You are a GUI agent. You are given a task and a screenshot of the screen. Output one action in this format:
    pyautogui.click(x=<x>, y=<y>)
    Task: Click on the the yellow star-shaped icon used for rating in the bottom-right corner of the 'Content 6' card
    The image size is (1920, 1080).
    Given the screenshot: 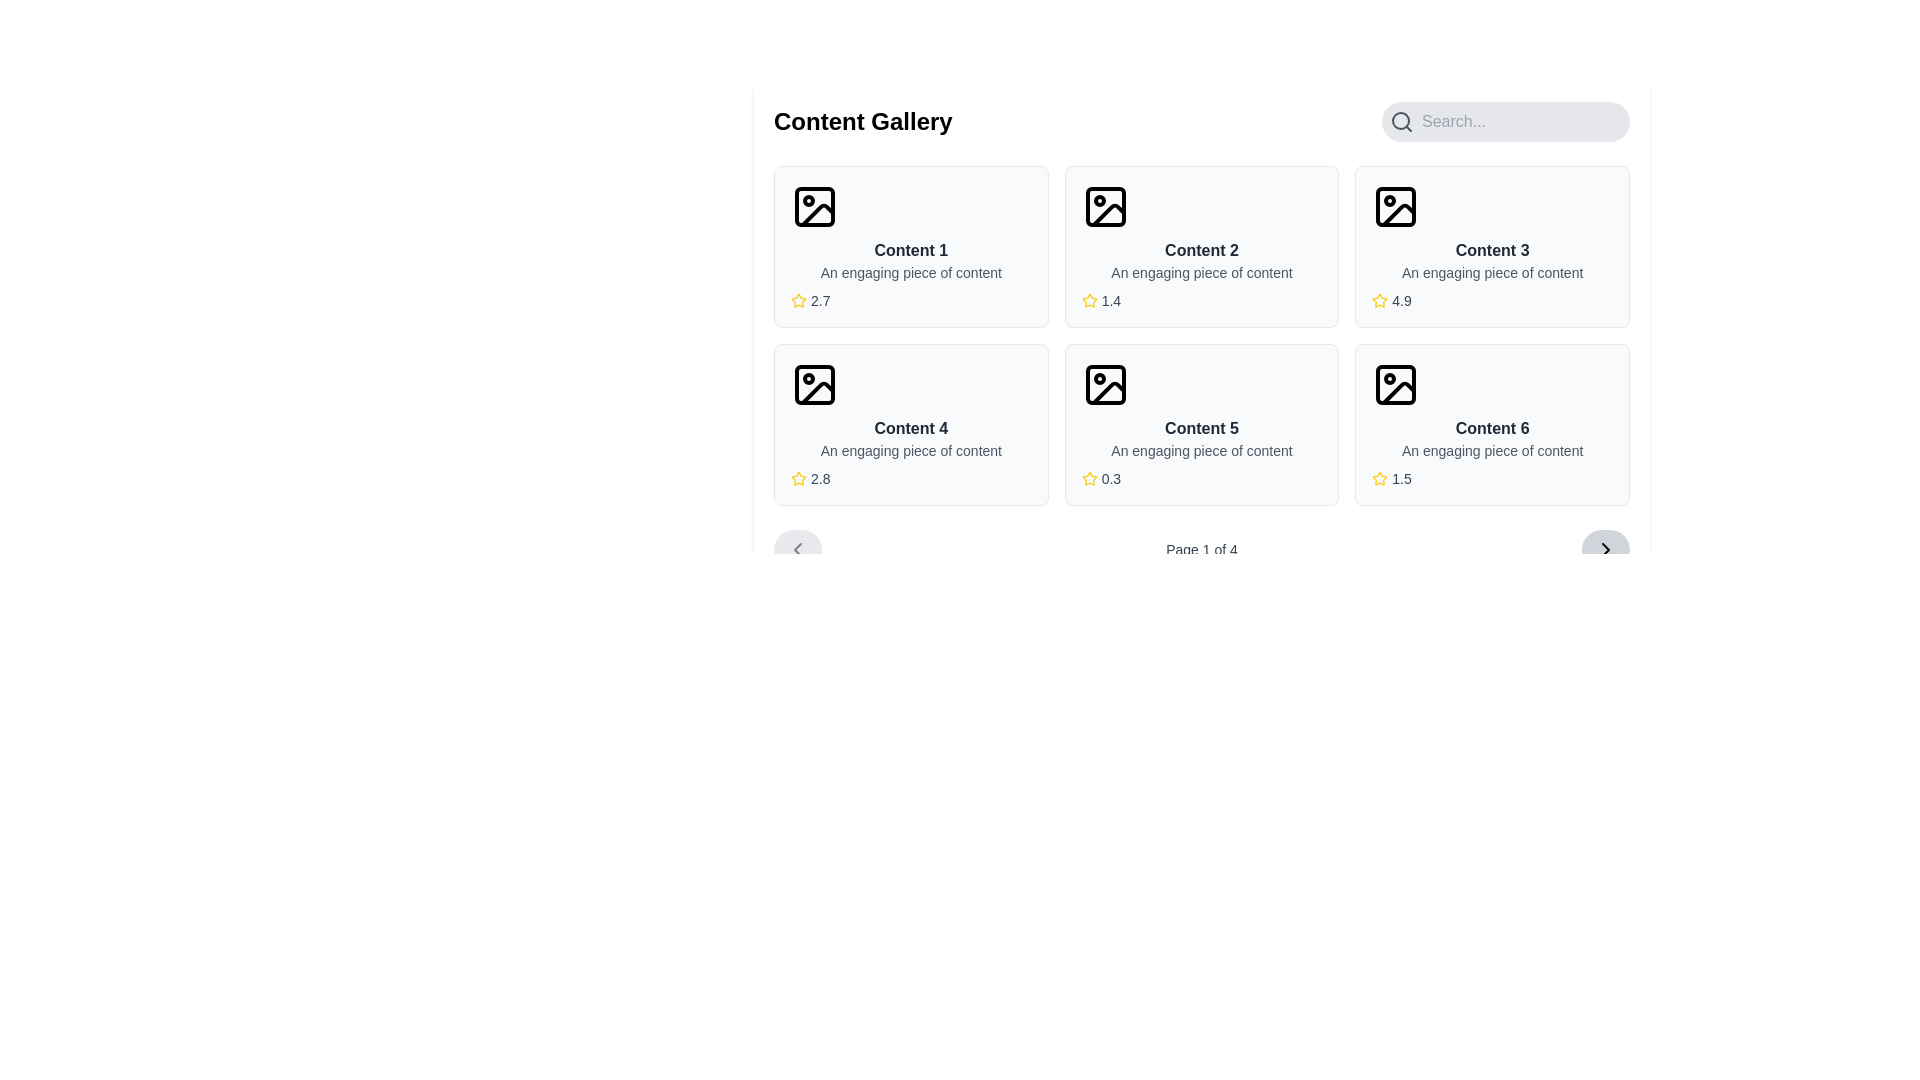 What is the action you would take?
    pyautogui.click(x=1379, y=478)
    